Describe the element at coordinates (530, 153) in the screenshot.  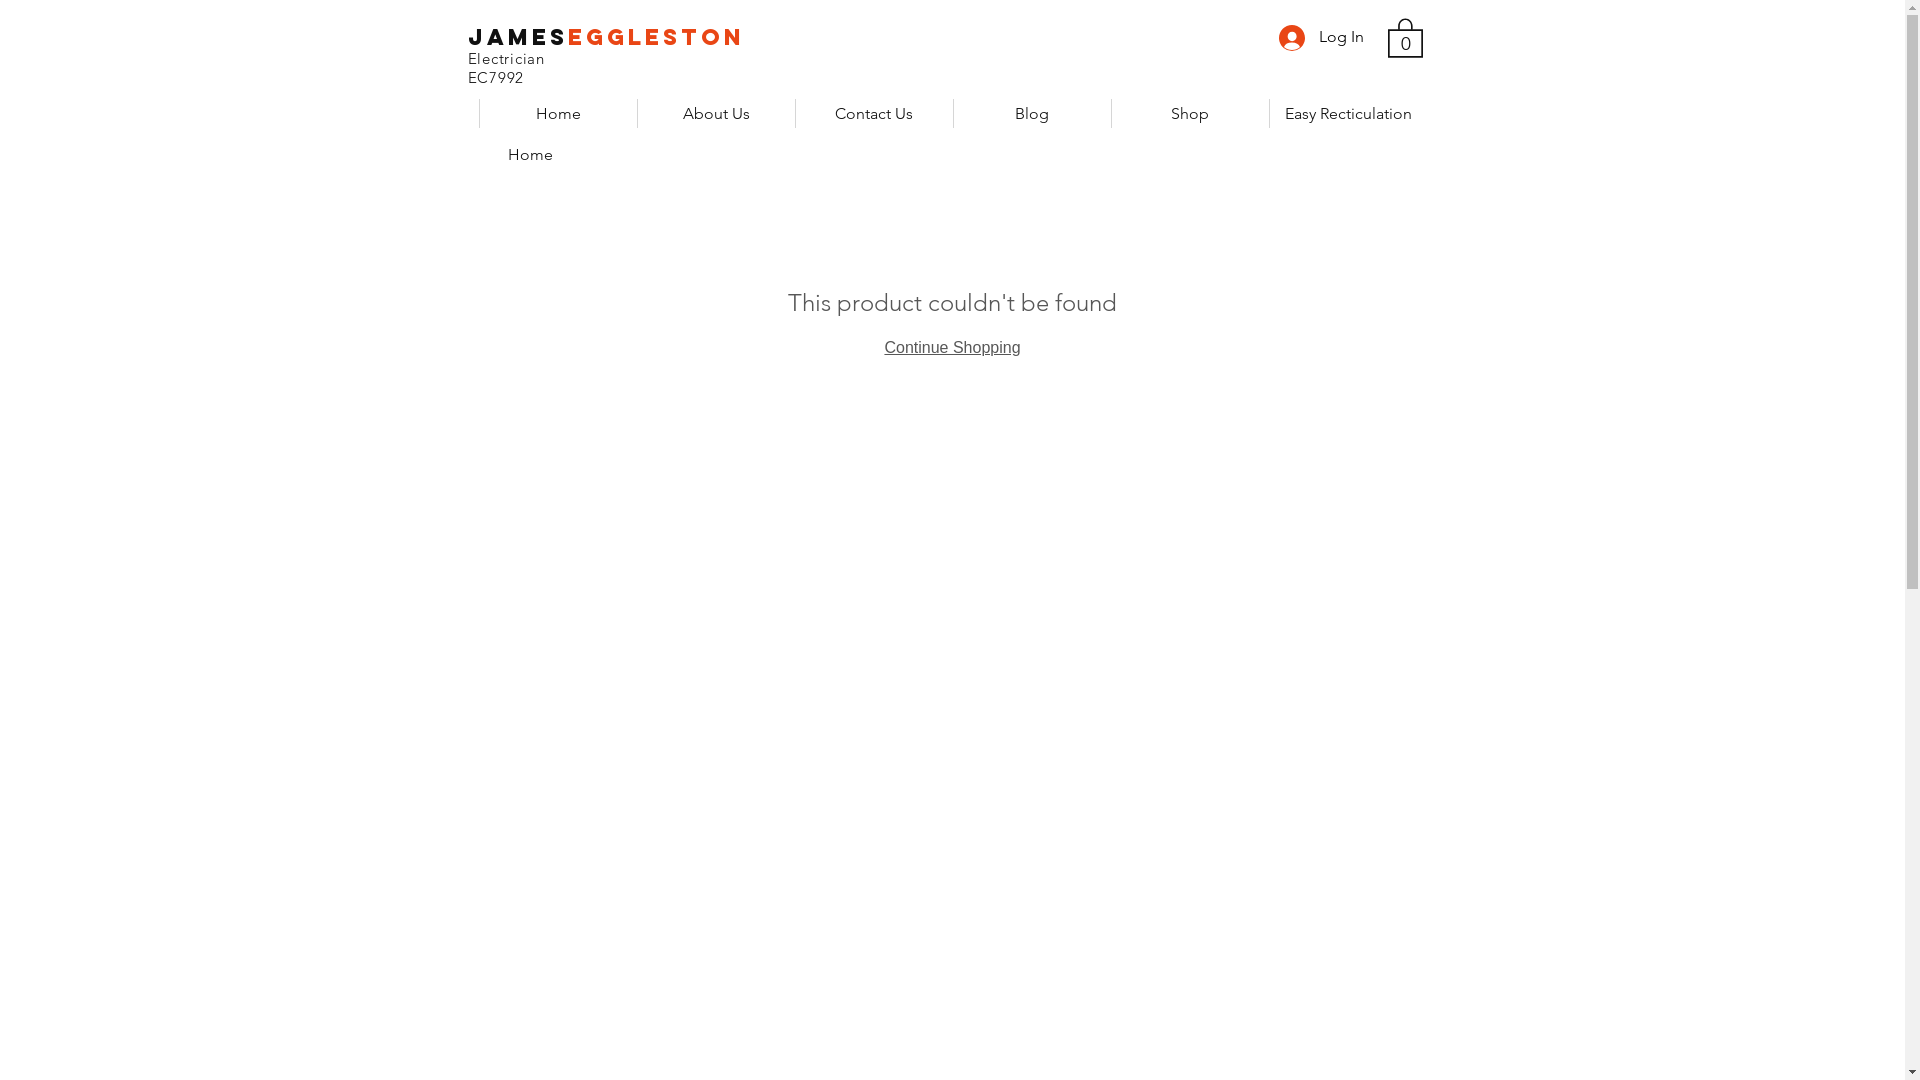
I see `'Home'` at that location.